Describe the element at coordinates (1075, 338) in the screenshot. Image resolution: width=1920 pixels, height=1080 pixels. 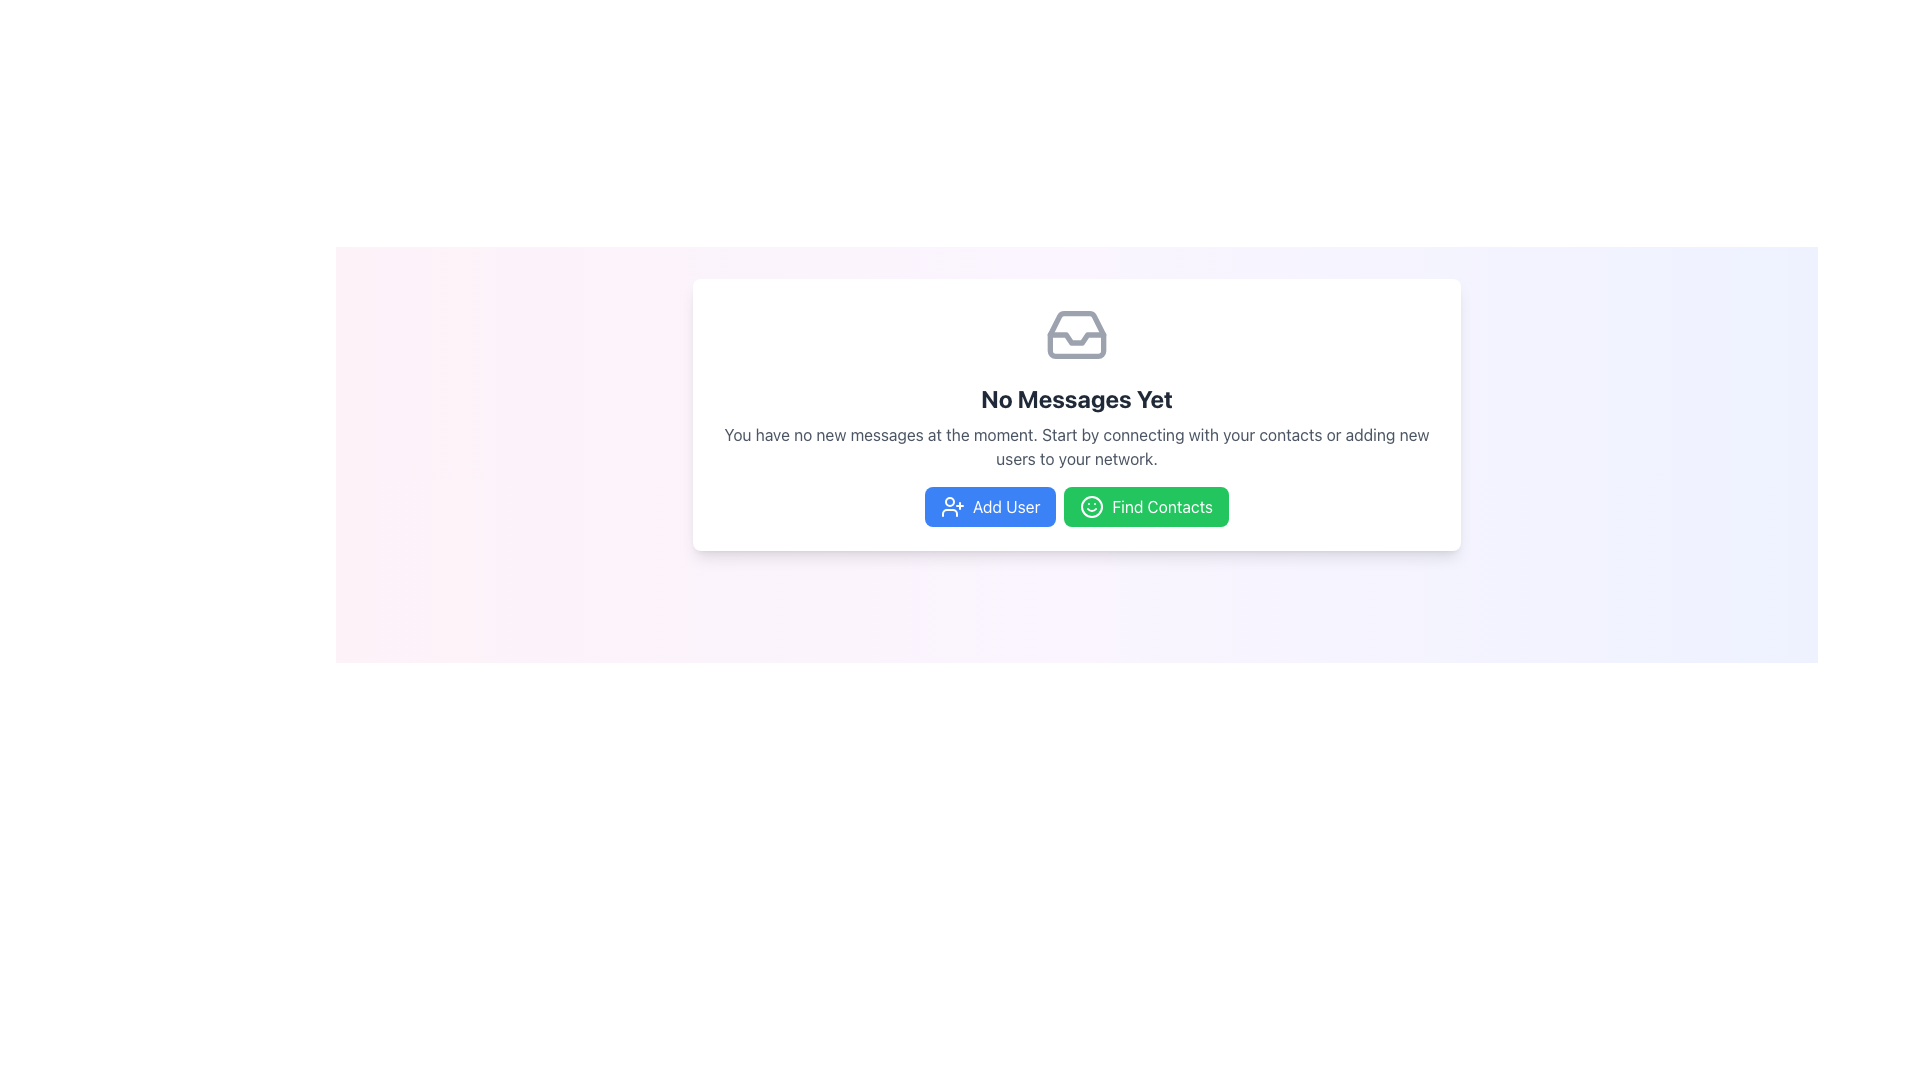
I see `the triangular shape representing the open envelope's flap, which is part of an icon resembling an inbox or message tray located at the top center of the message display section` at that location.